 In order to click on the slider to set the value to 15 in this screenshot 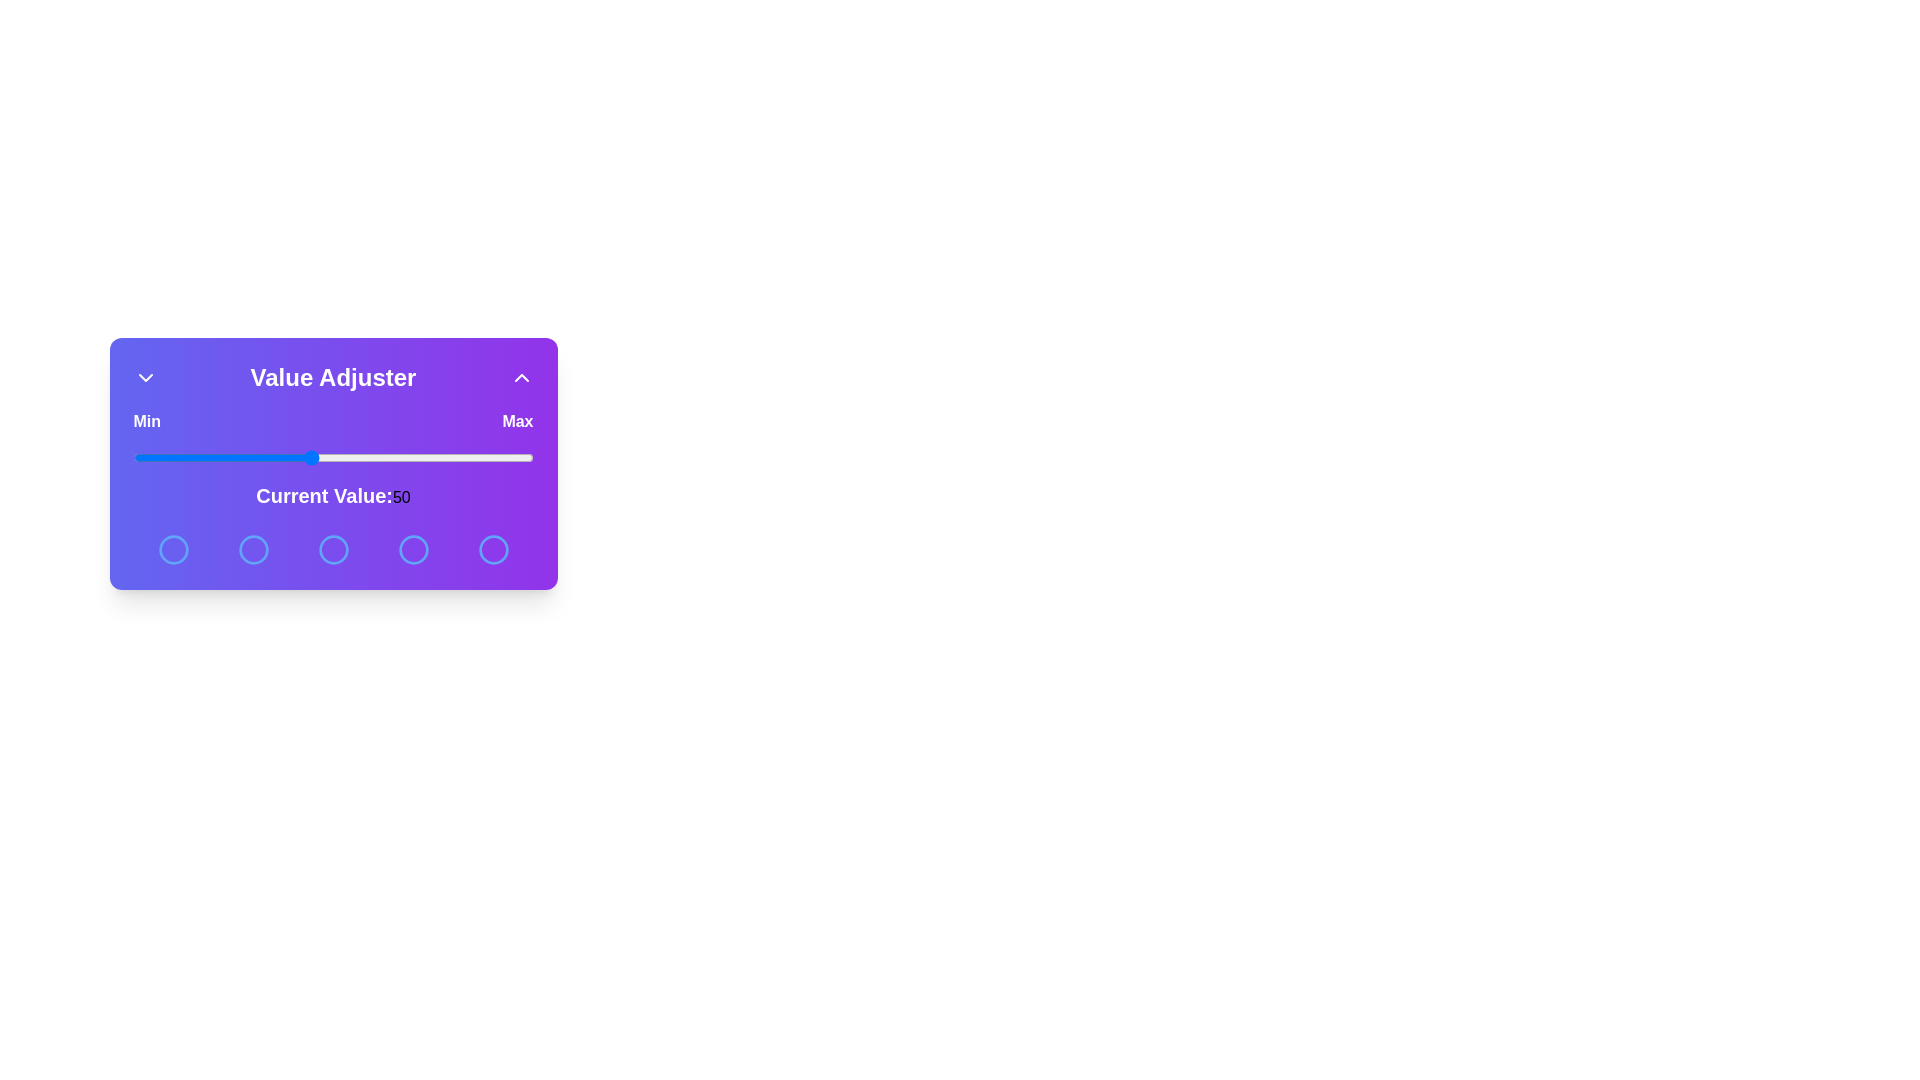, I will do `click(154, 458)`.